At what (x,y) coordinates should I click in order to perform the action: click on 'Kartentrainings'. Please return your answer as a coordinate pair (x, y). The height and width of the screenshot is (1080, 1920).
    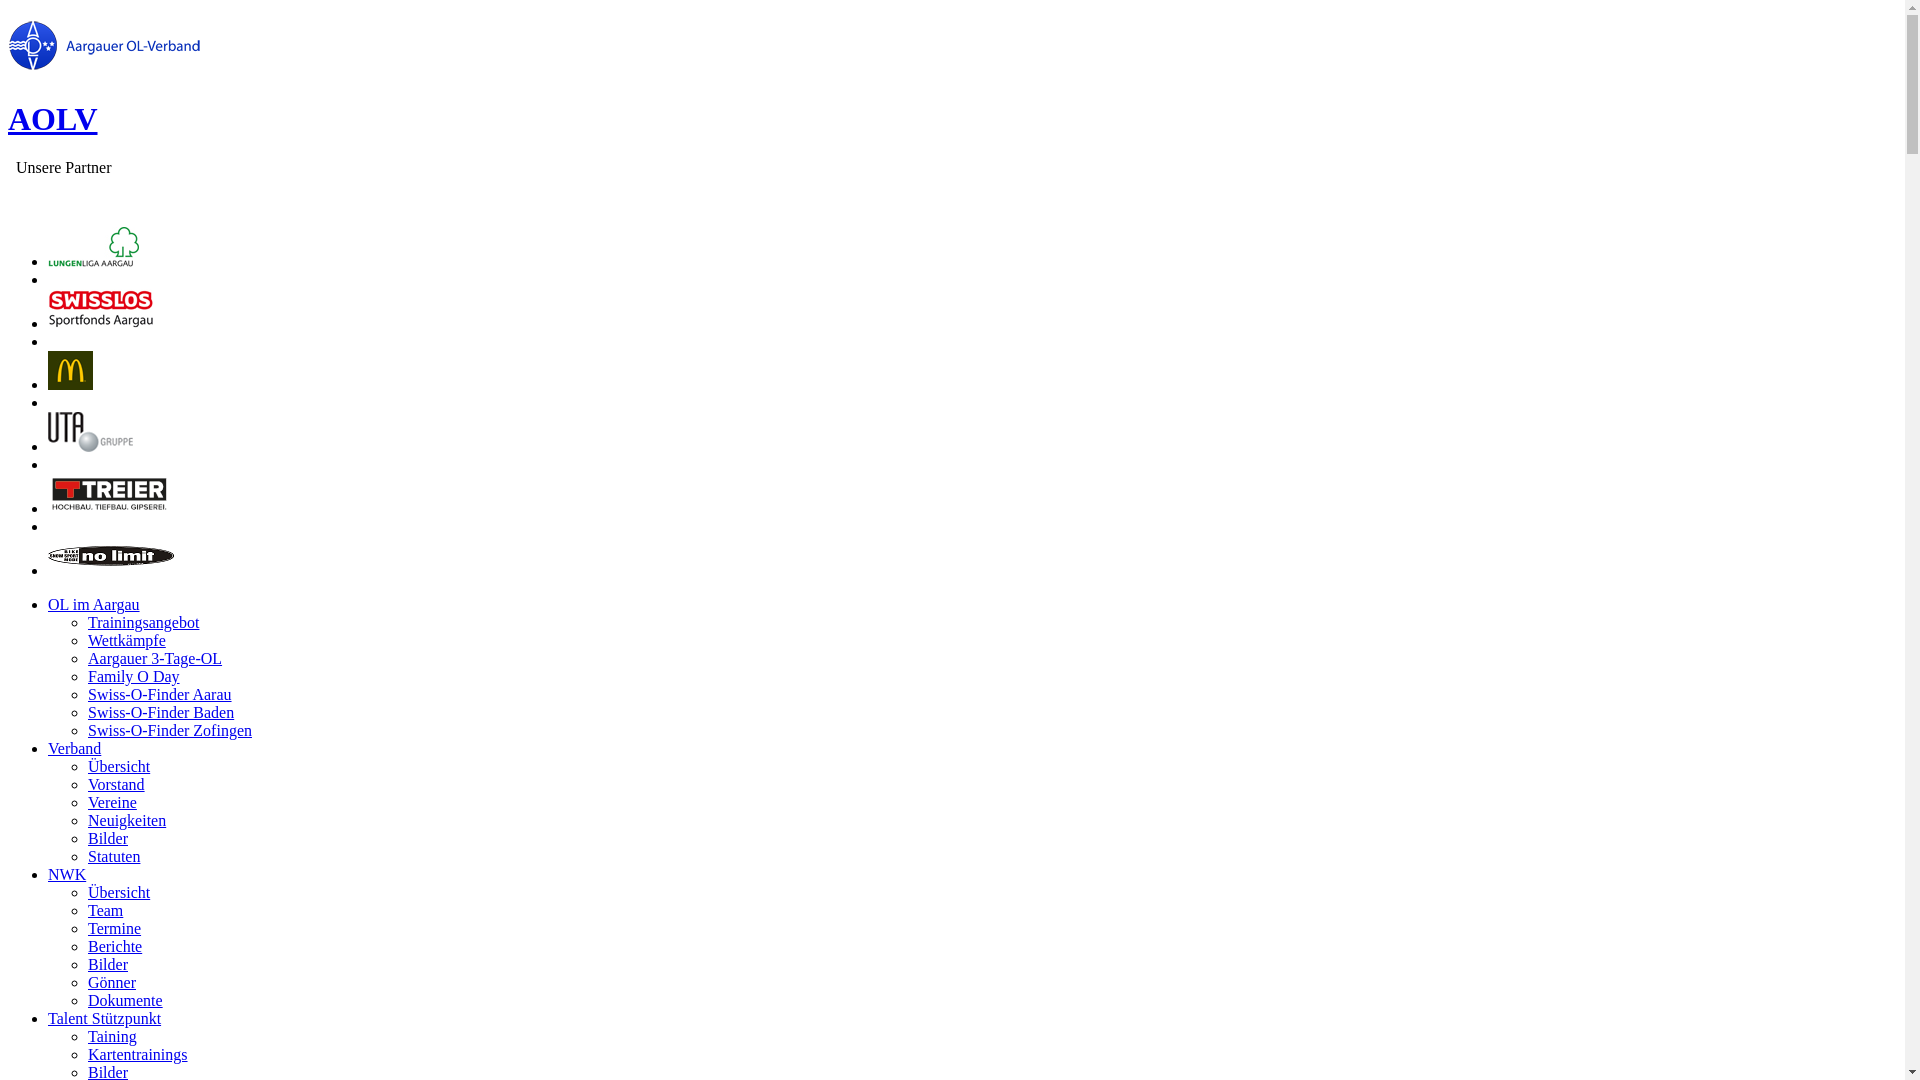
    Looking at the image, I should click on (137, 1053).